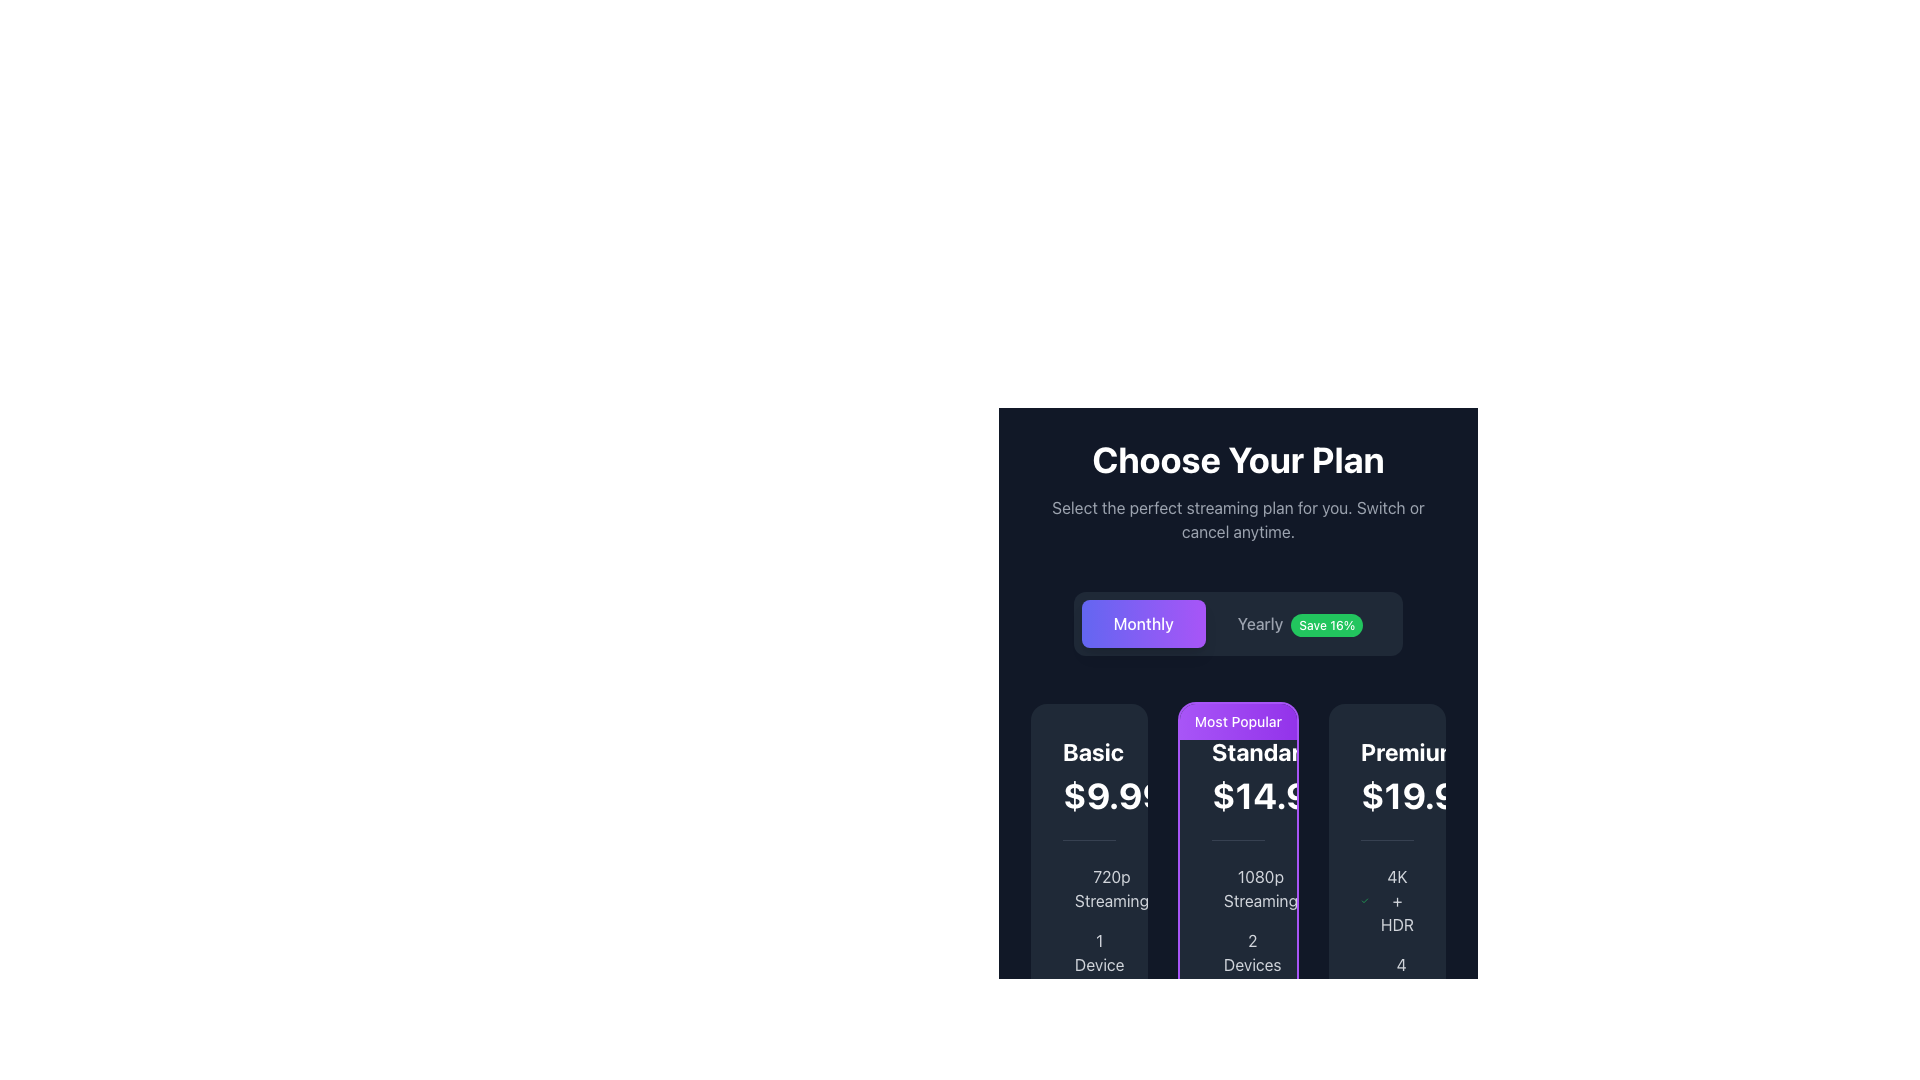 This screenshot has width=1920, height=1080. What do you see at coordinates (1355, 801) in the screenshot?
I see `the small text component displaying '/mo' in gray color, located to the immediate right of '$14.99' in the 'Standard' plan's price description for possible tooltips or interactivity` at bounding box center [1355, 801].